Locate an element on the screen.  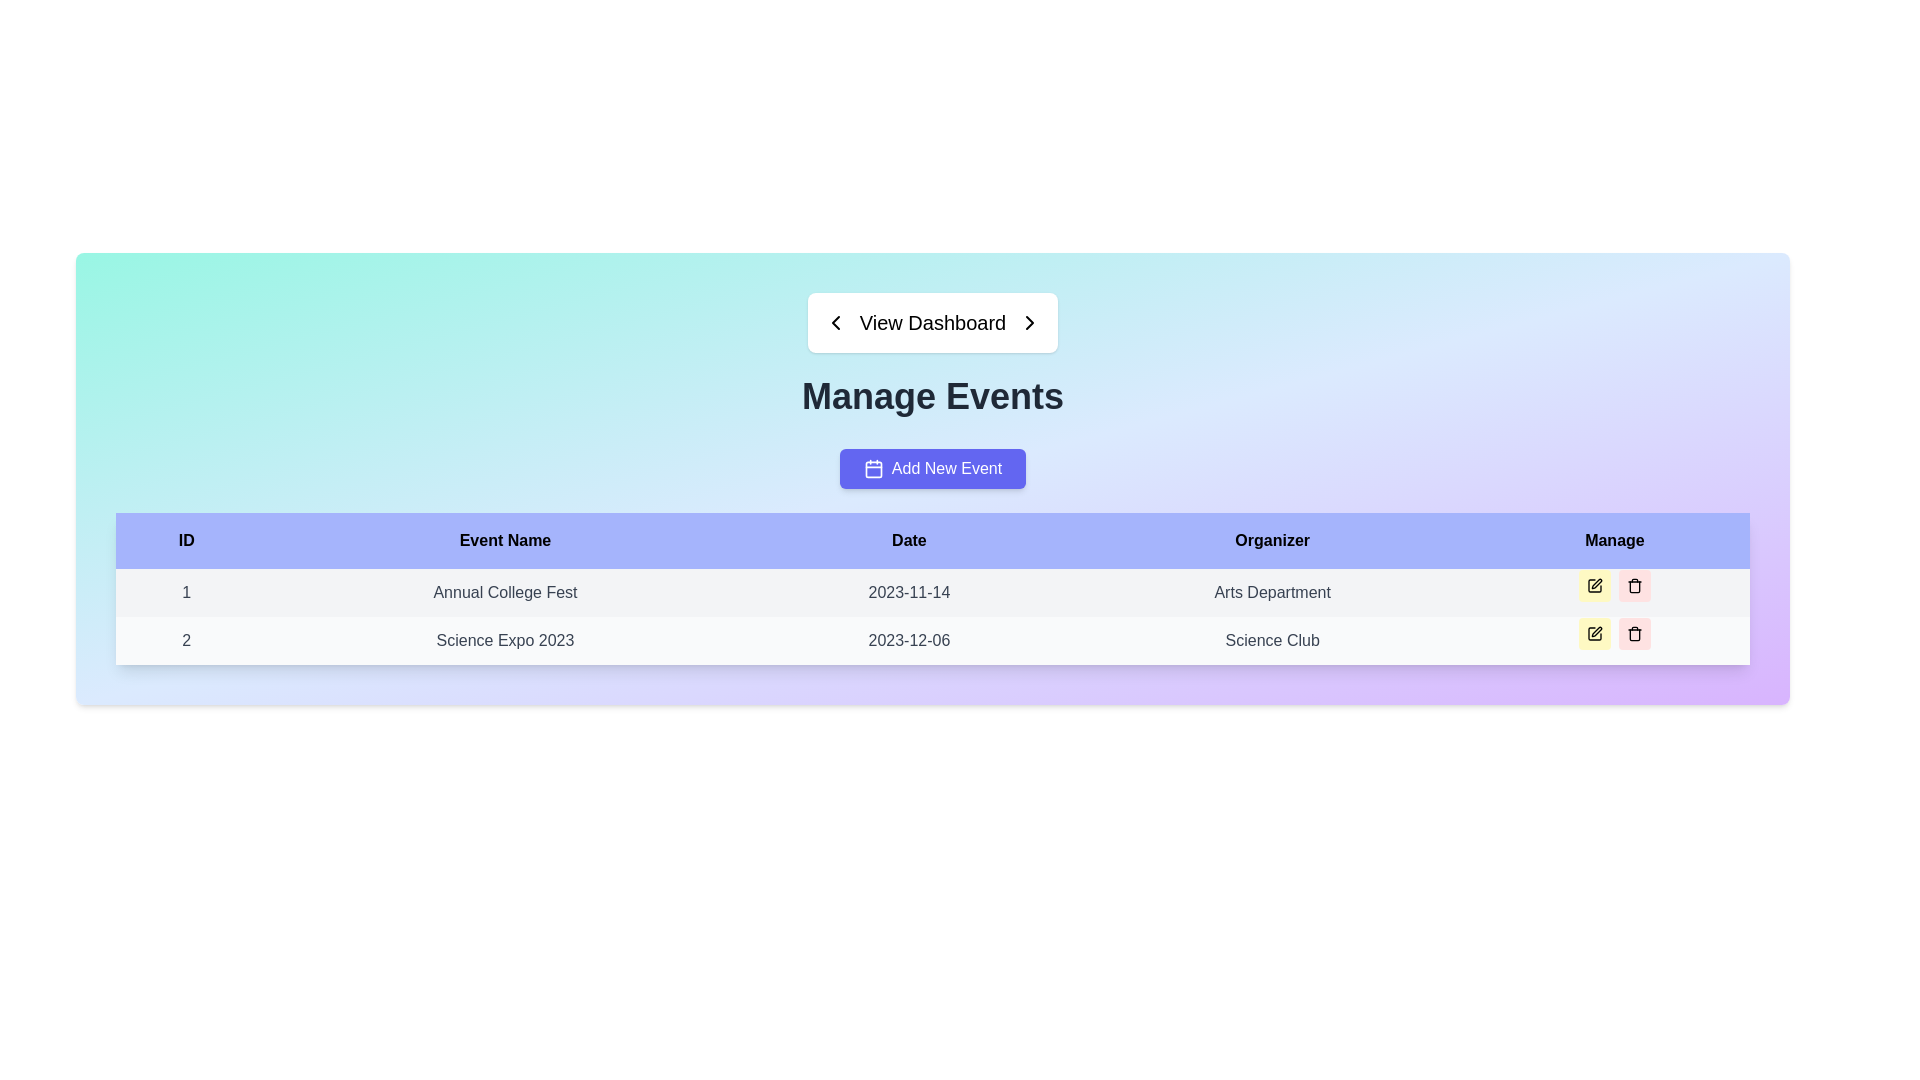
the 'Manage' column header text element to sort the column, which is styled with a blue background and black text, located at the end of the header row in the table is located at coordinates (1614, 540).